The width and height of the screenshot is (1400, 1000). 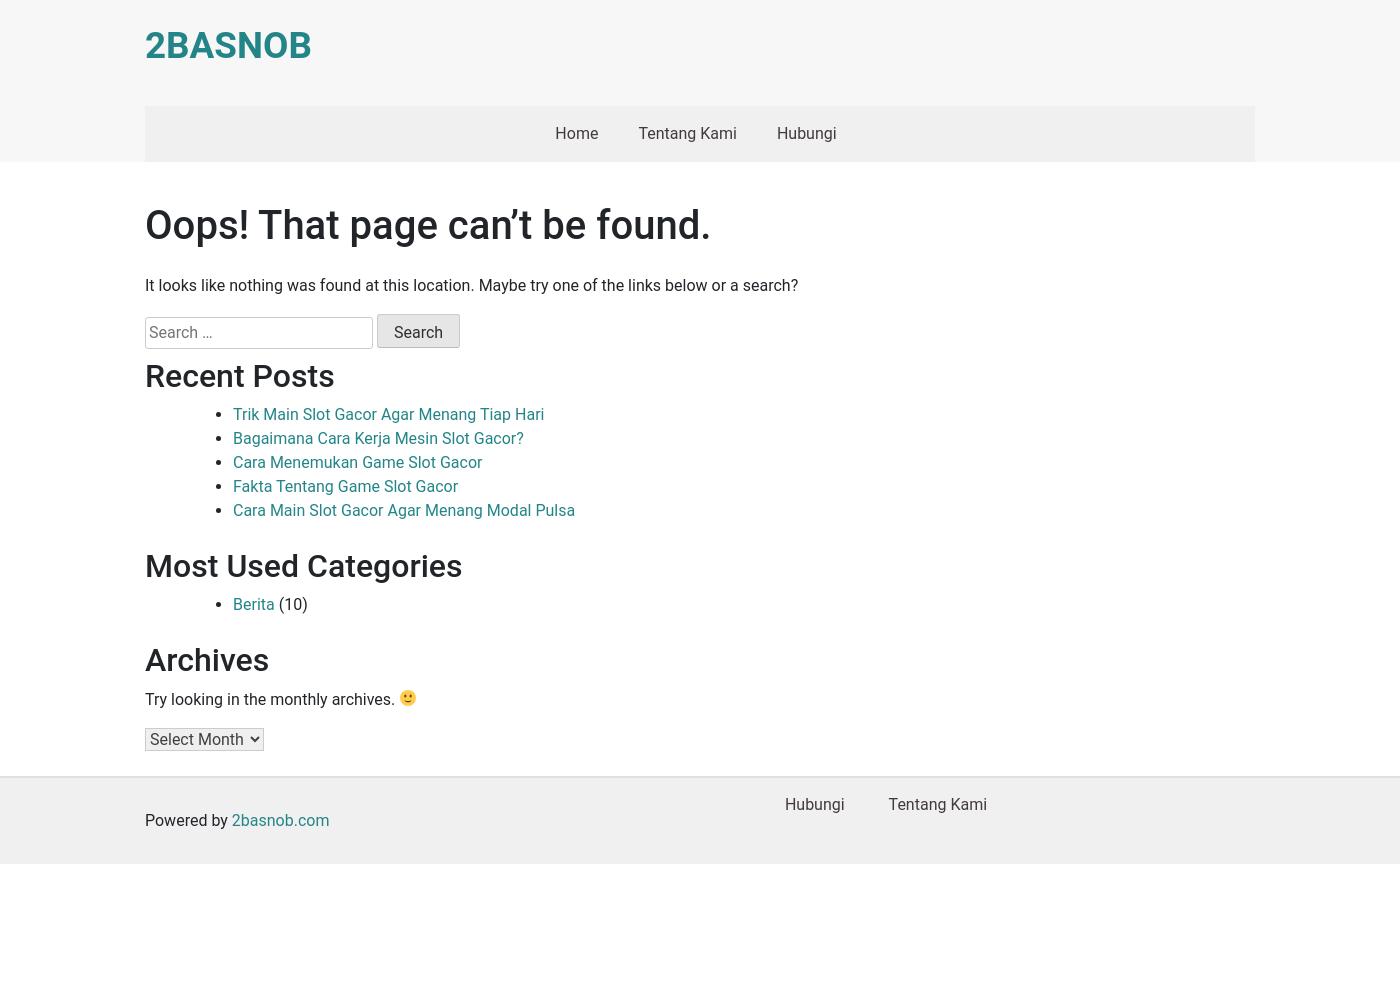 I want to click on 'Powered by', so click(x=145, y=818).